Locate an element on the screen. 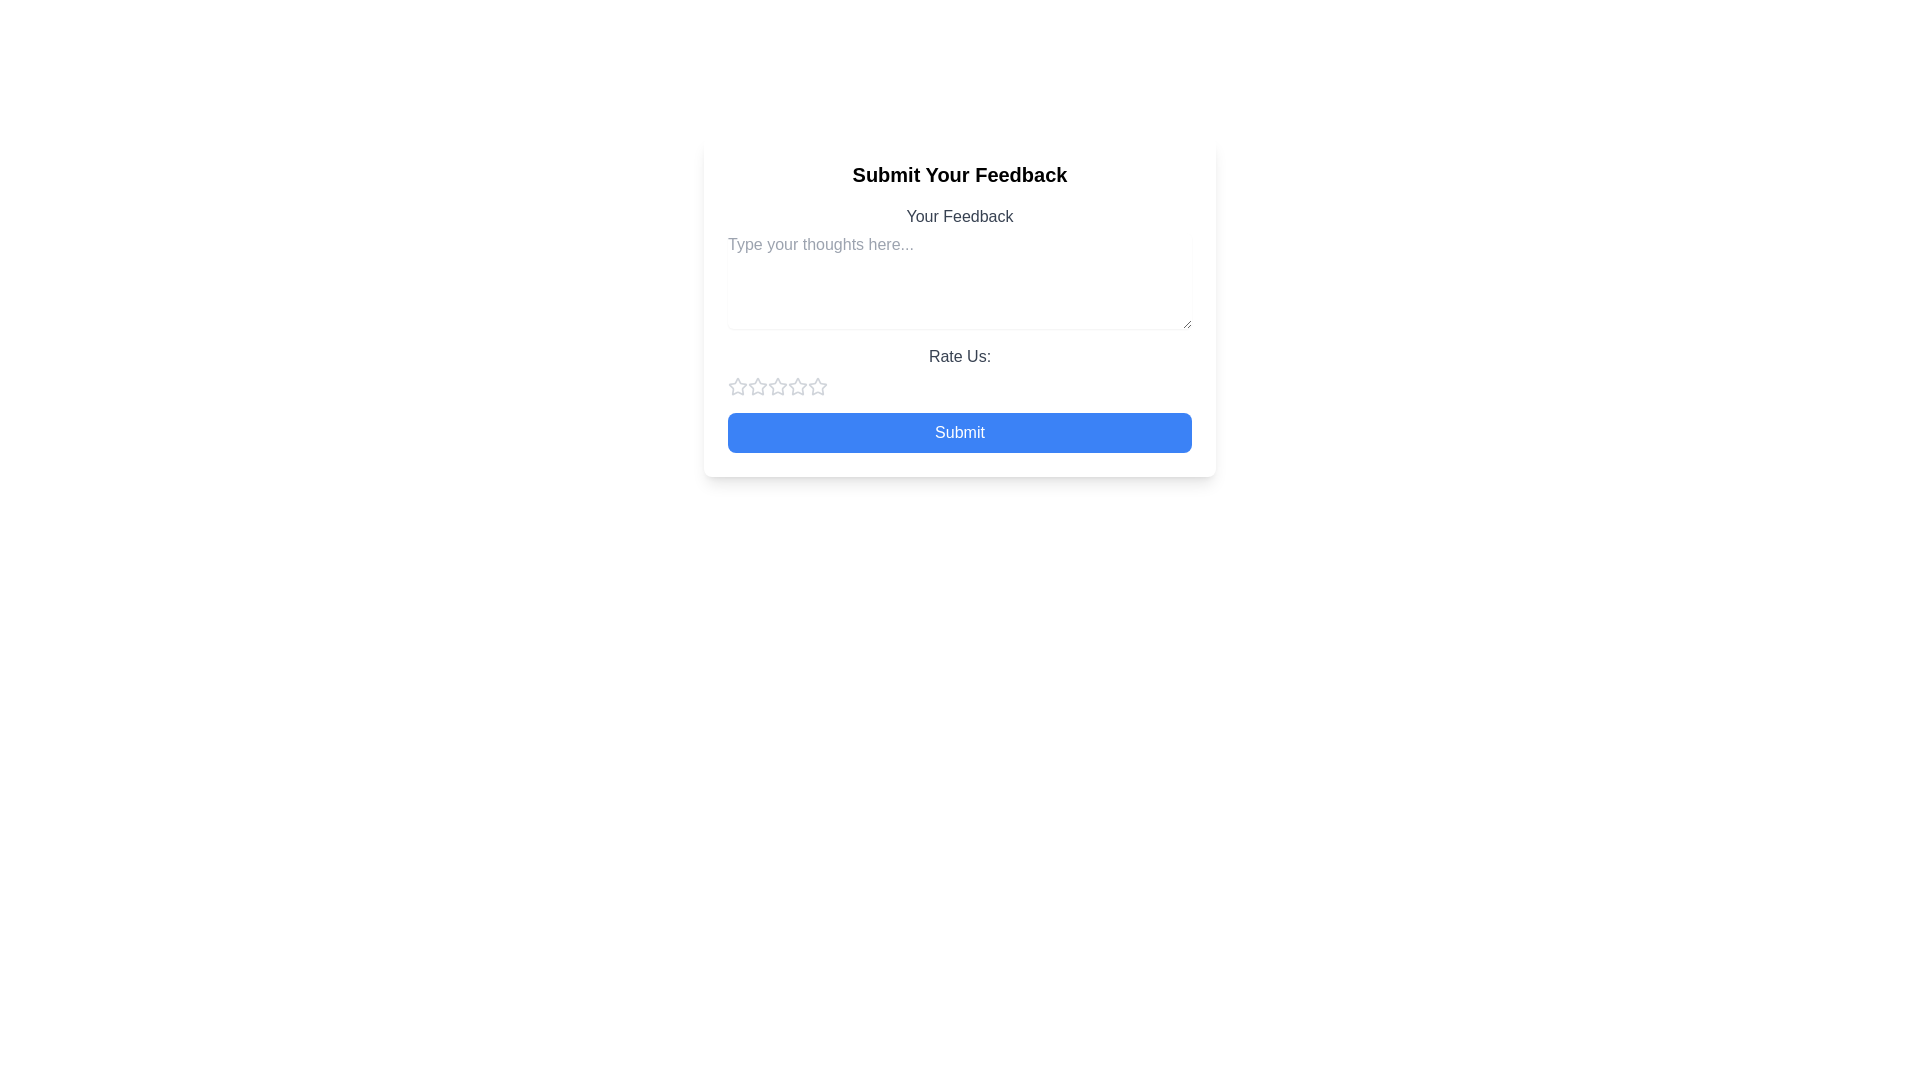  the first star-shaped rating button located beneath the 'Rate Us' textarea is located at coordinates (737, 386).